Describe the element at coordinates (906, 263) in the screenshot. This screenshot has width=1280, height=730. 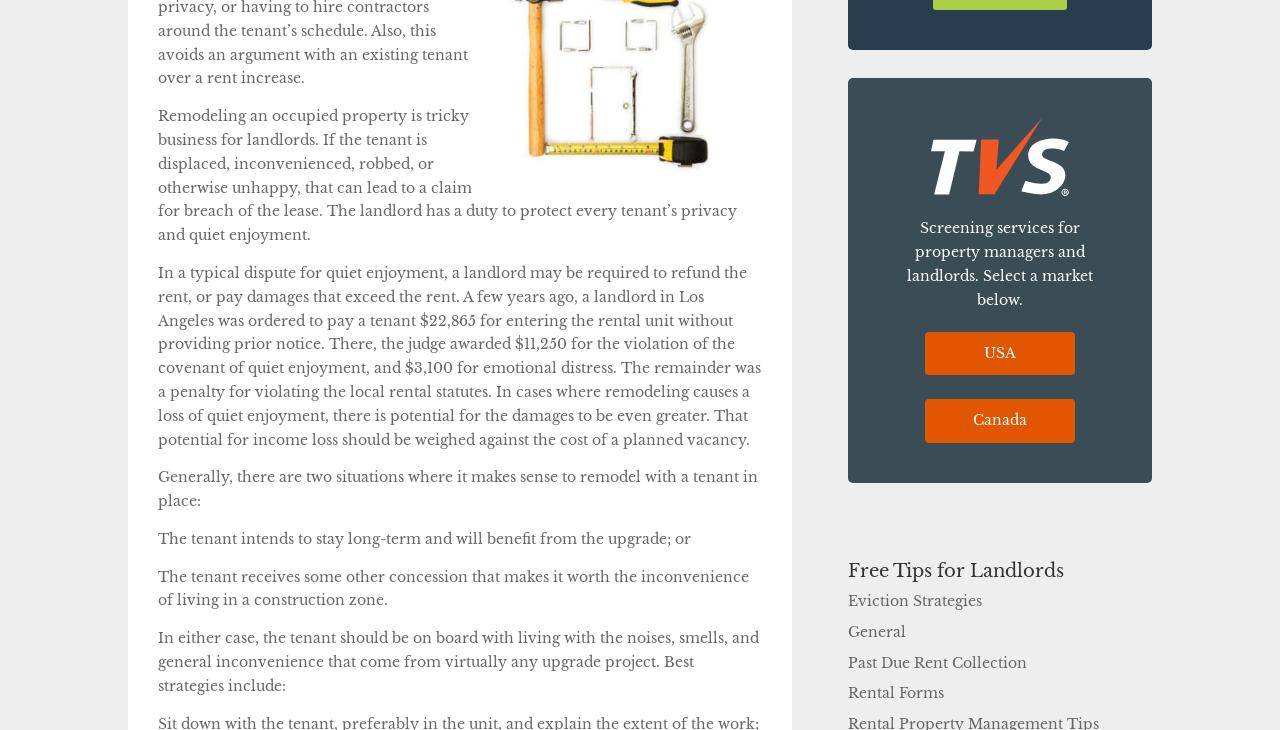
I see `'Screening services for property managers and landlords. Select a market below.'` at that location.